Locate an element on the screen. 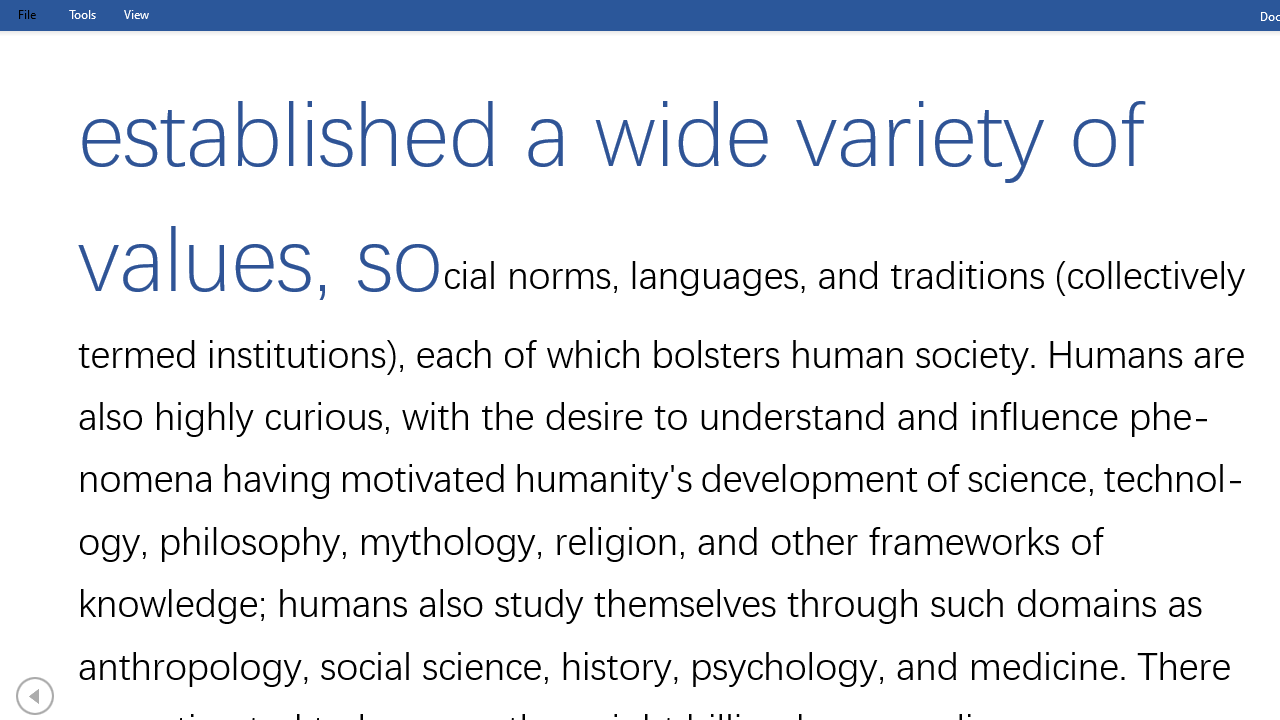  'File Tab' is located at coordinates (26, 14).